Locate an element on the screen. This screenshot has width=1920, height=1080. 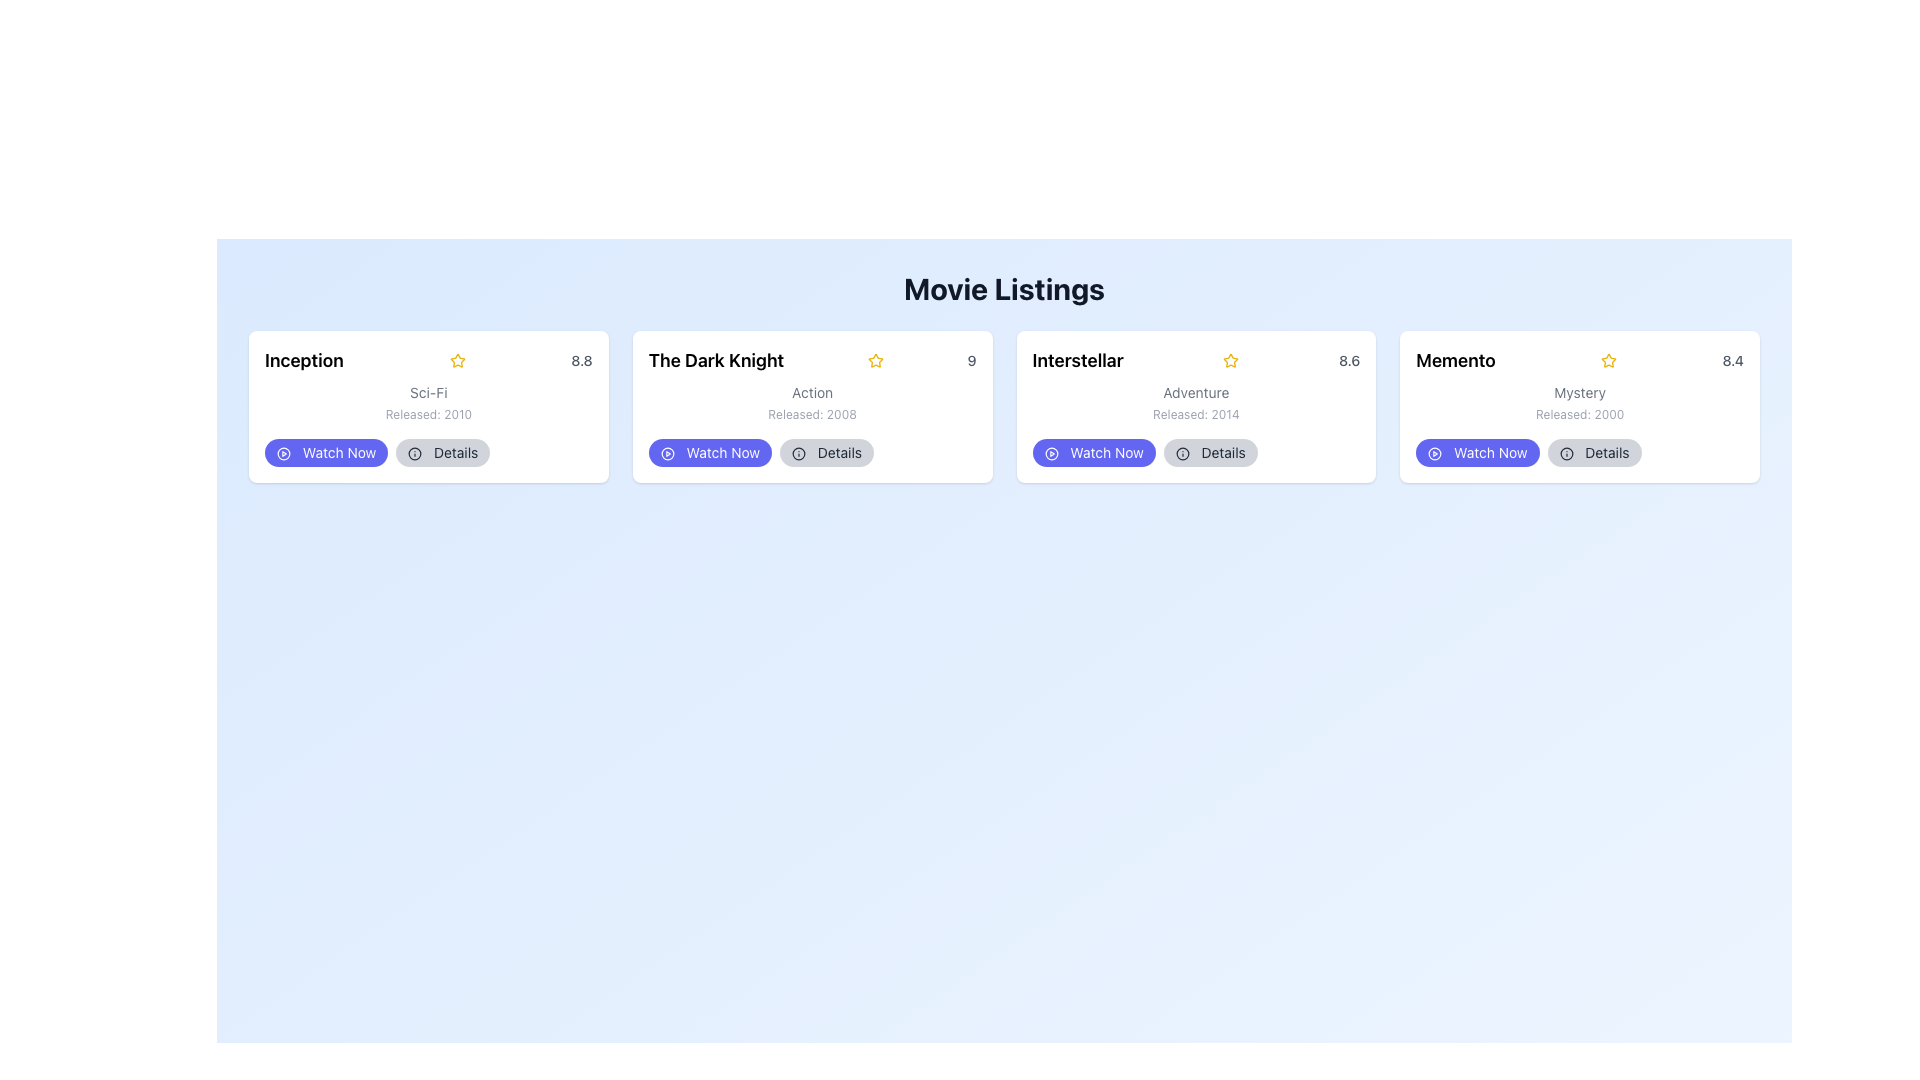
the circular graphical component of the information icon, which is part of an SVG icon located to the left of the 'Watch Now' button in the film 'Memento' card is located at coordinates (1565, 454).